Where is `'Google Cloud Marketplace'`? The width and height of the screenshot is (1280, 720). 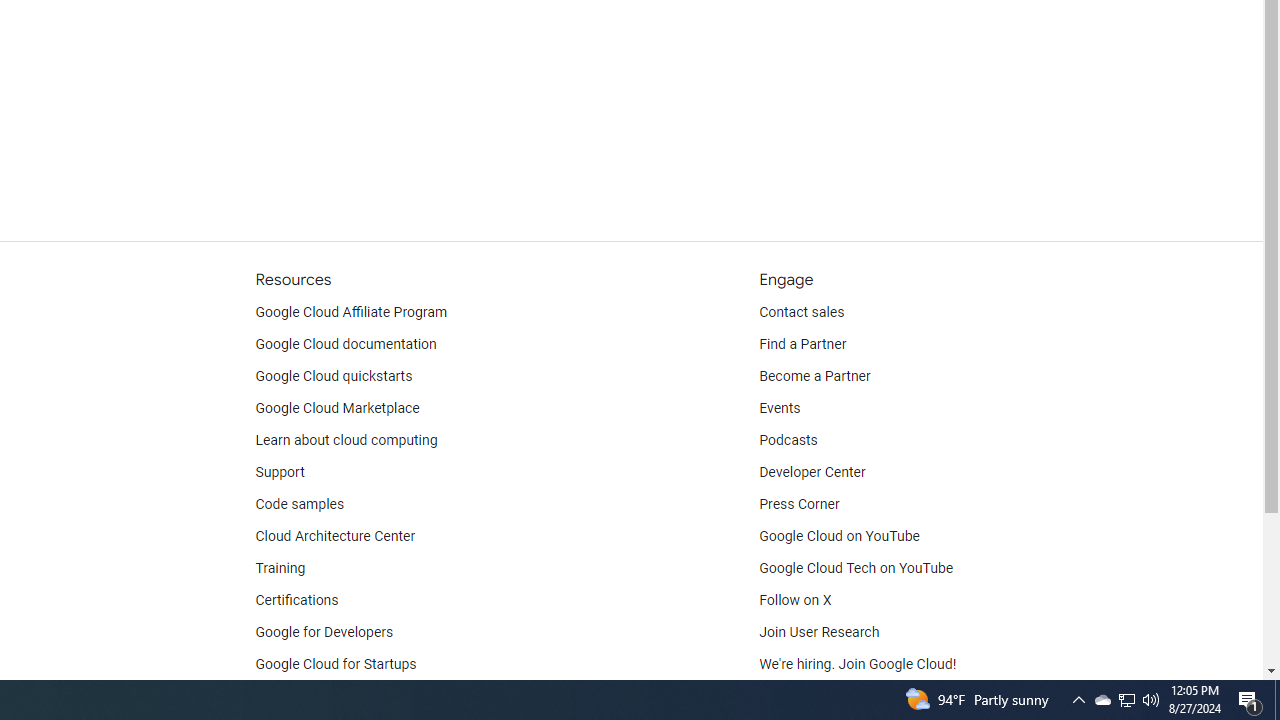 'Google Cloud Marketplace' is located at coordinates (337, 407).